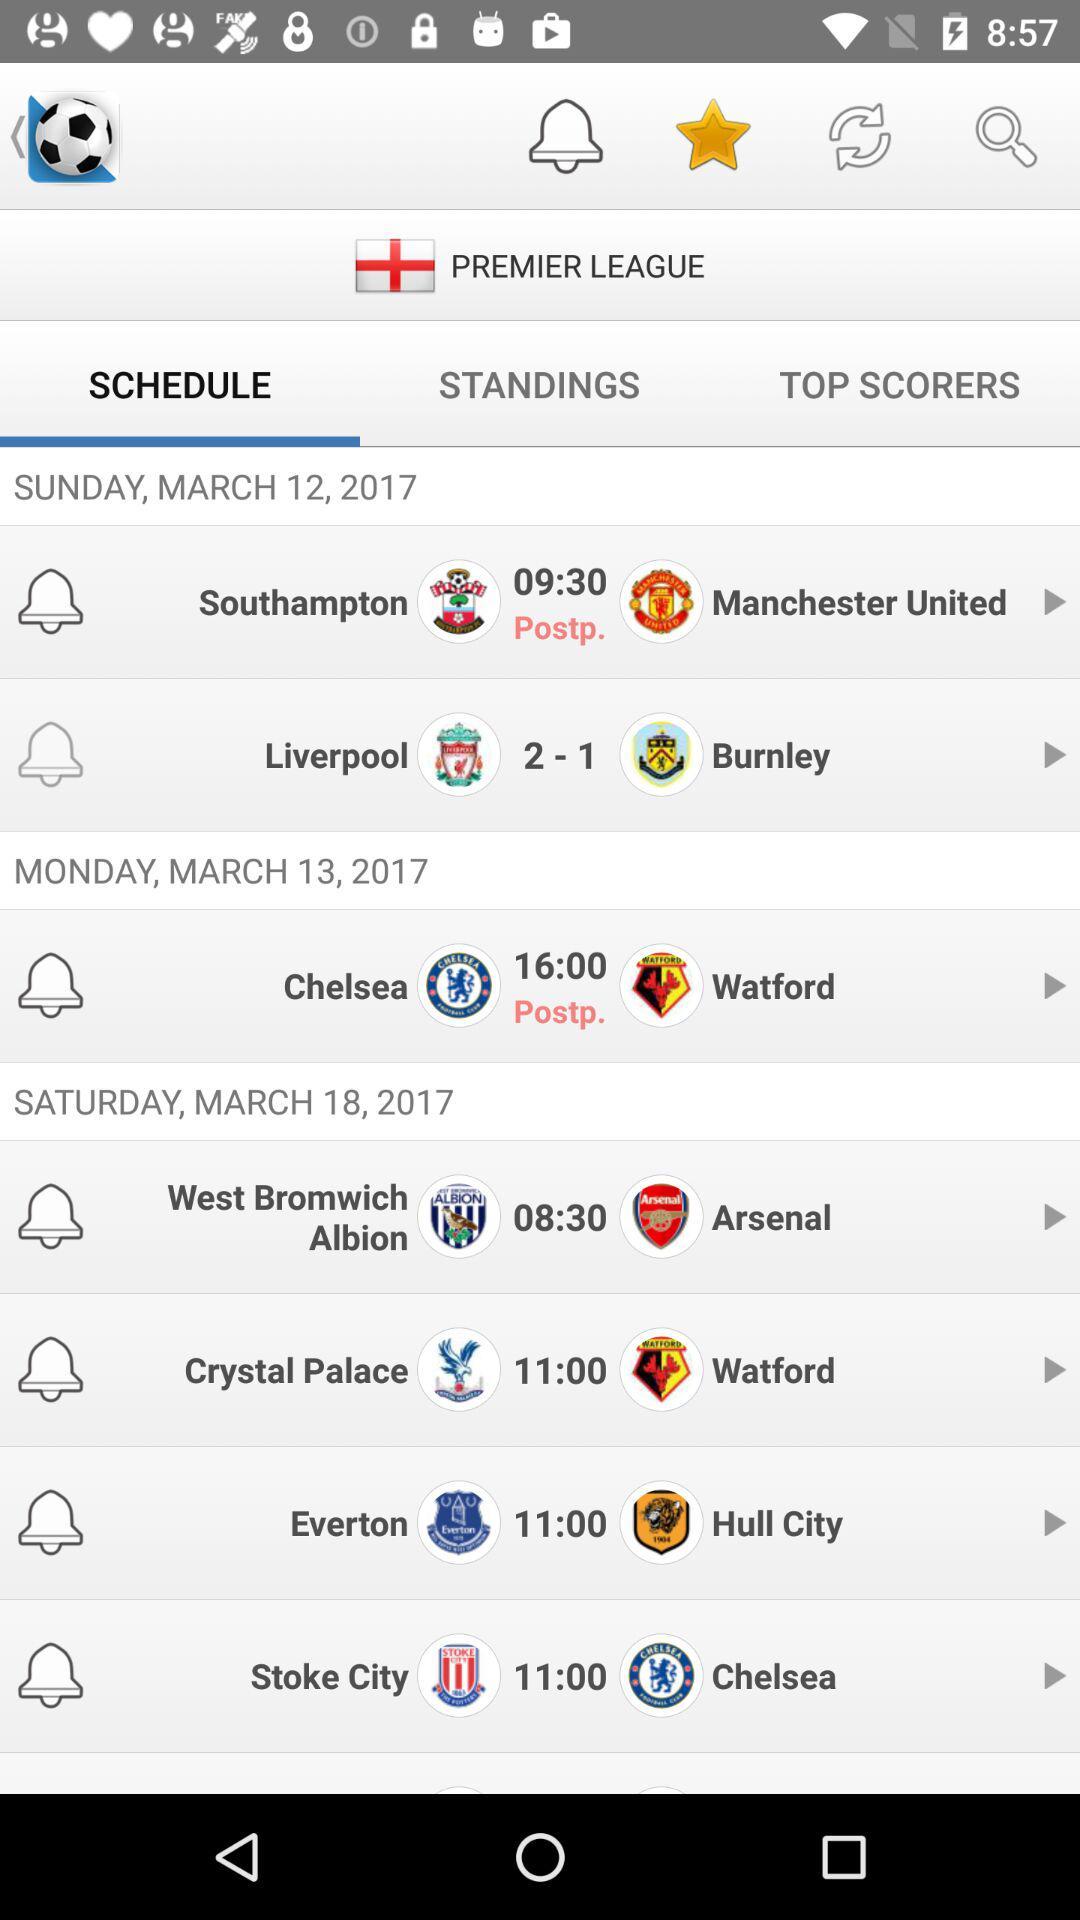  Describe the element at coordinates (858, 135) in the screenshot. I see `the item above the top scorers item` at that location.